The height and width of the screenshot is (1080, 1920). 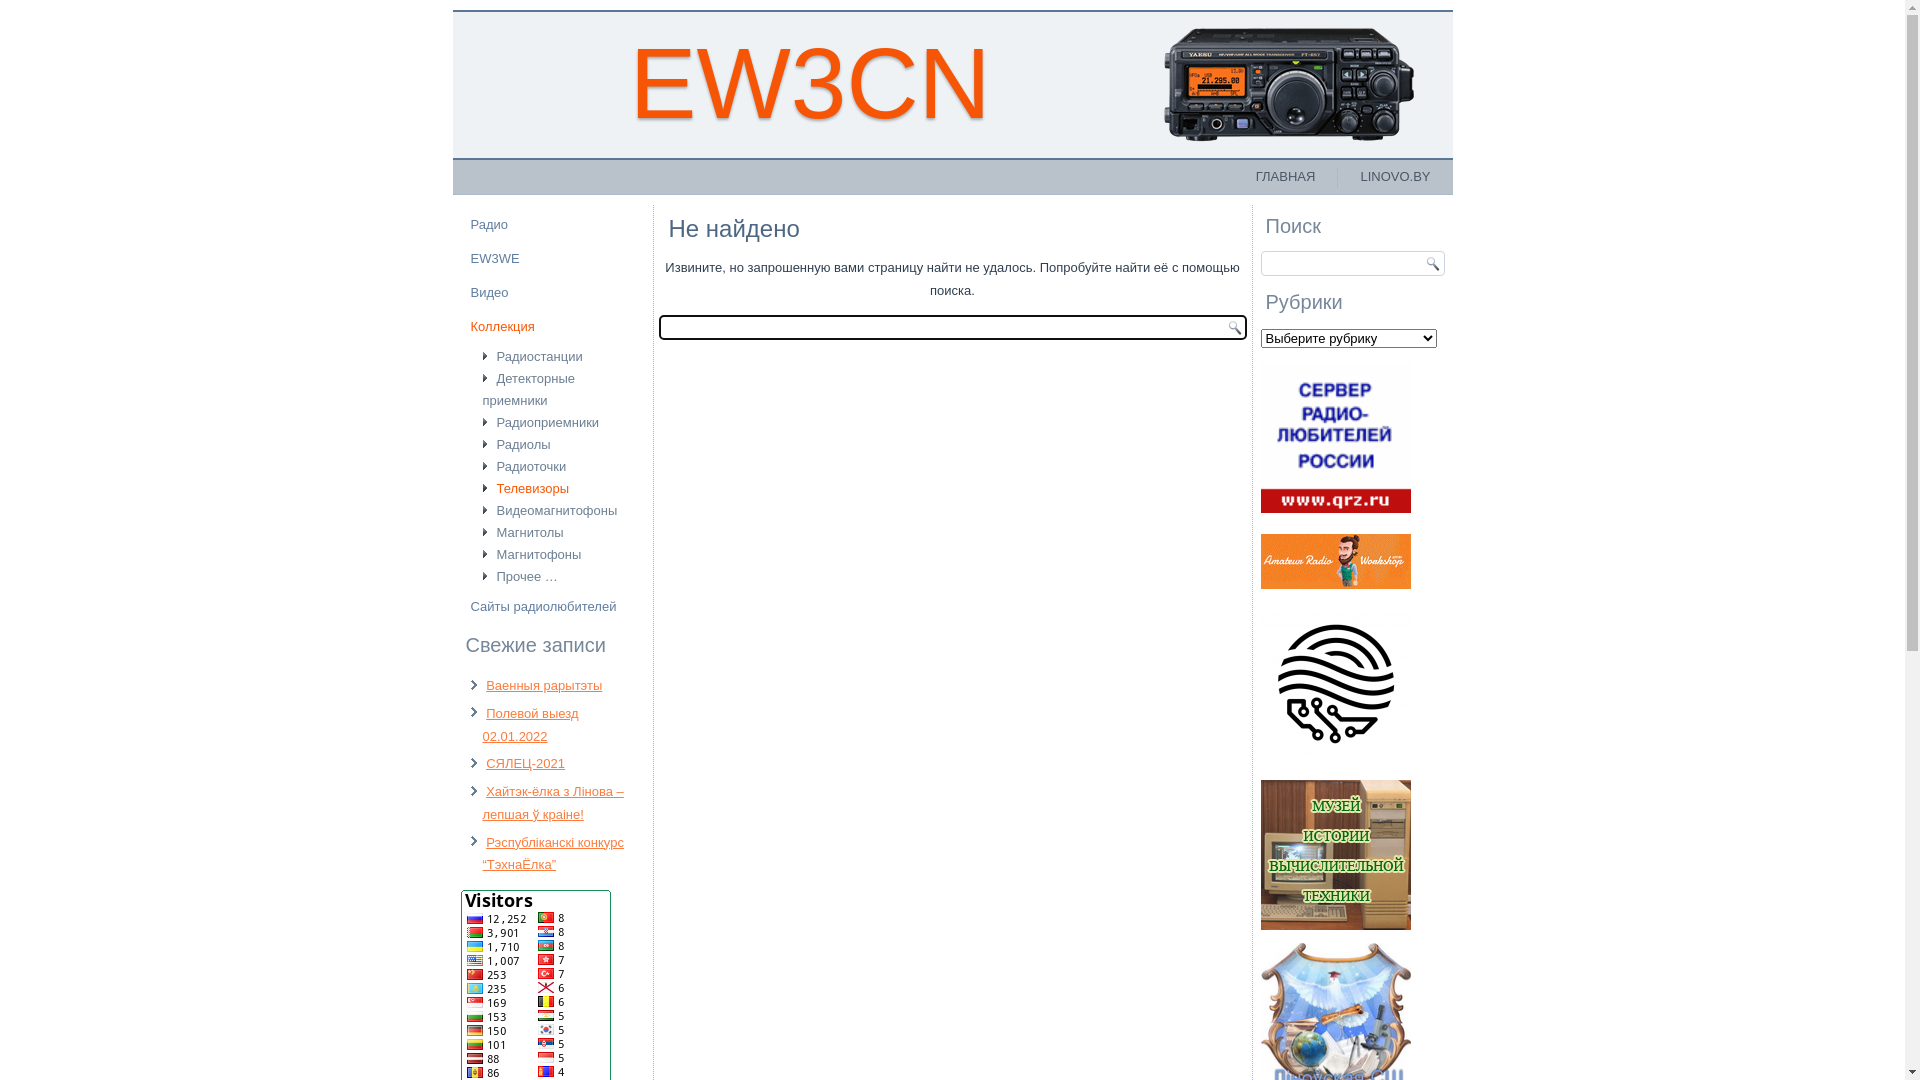 I want to click on 'LINOVO.BY', so click(x=1394, y=176).